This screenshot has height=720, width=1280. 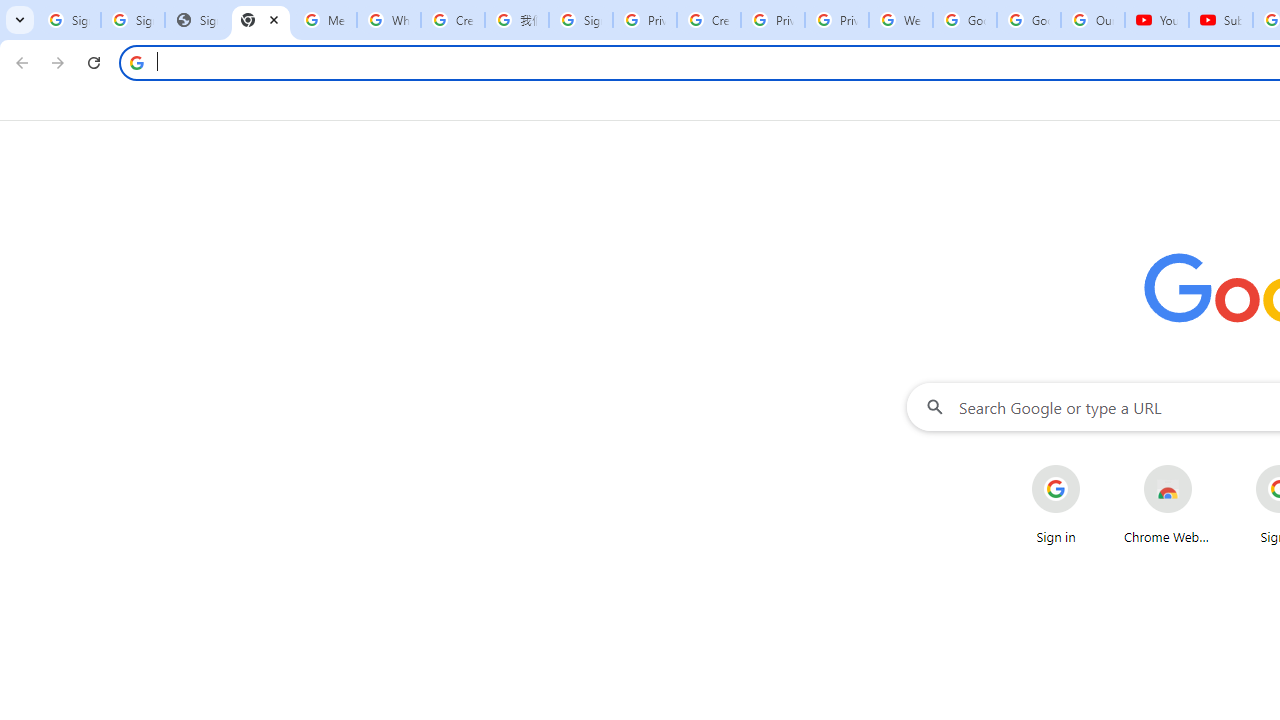 What do you see at coordinates (272, 19) in the screenshot?
I see `'Close'` at bounding box center [272, 19].